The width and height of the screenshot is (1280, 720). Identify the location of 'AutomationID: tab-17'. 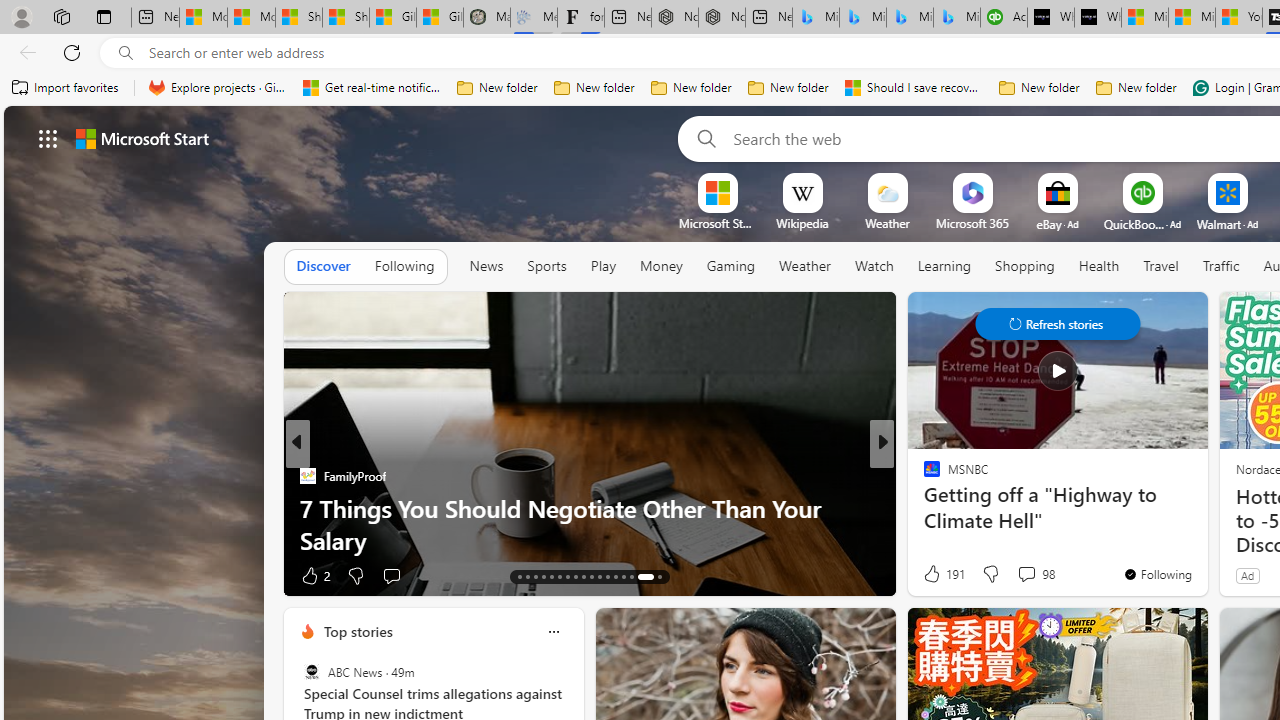
(551, 577).